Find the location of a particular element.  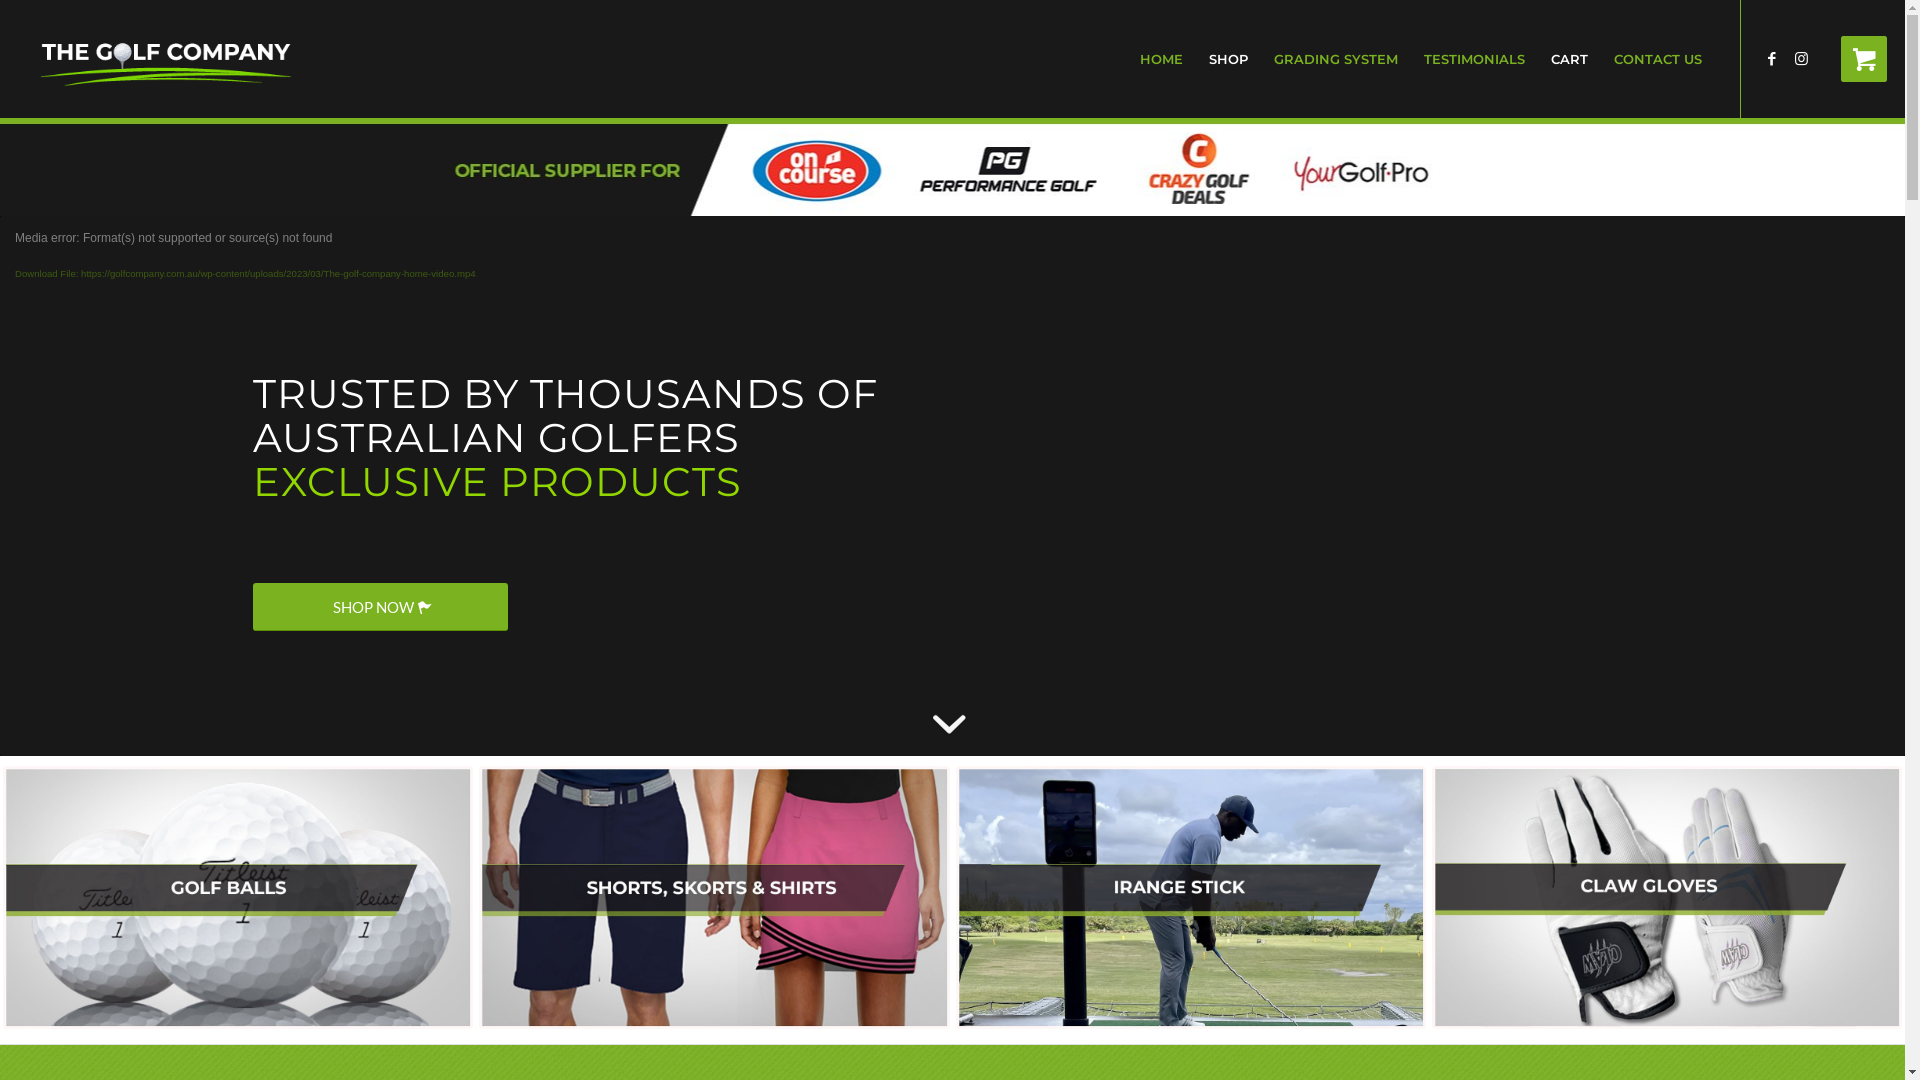

'CART' is located at coordinates (1568, 57).